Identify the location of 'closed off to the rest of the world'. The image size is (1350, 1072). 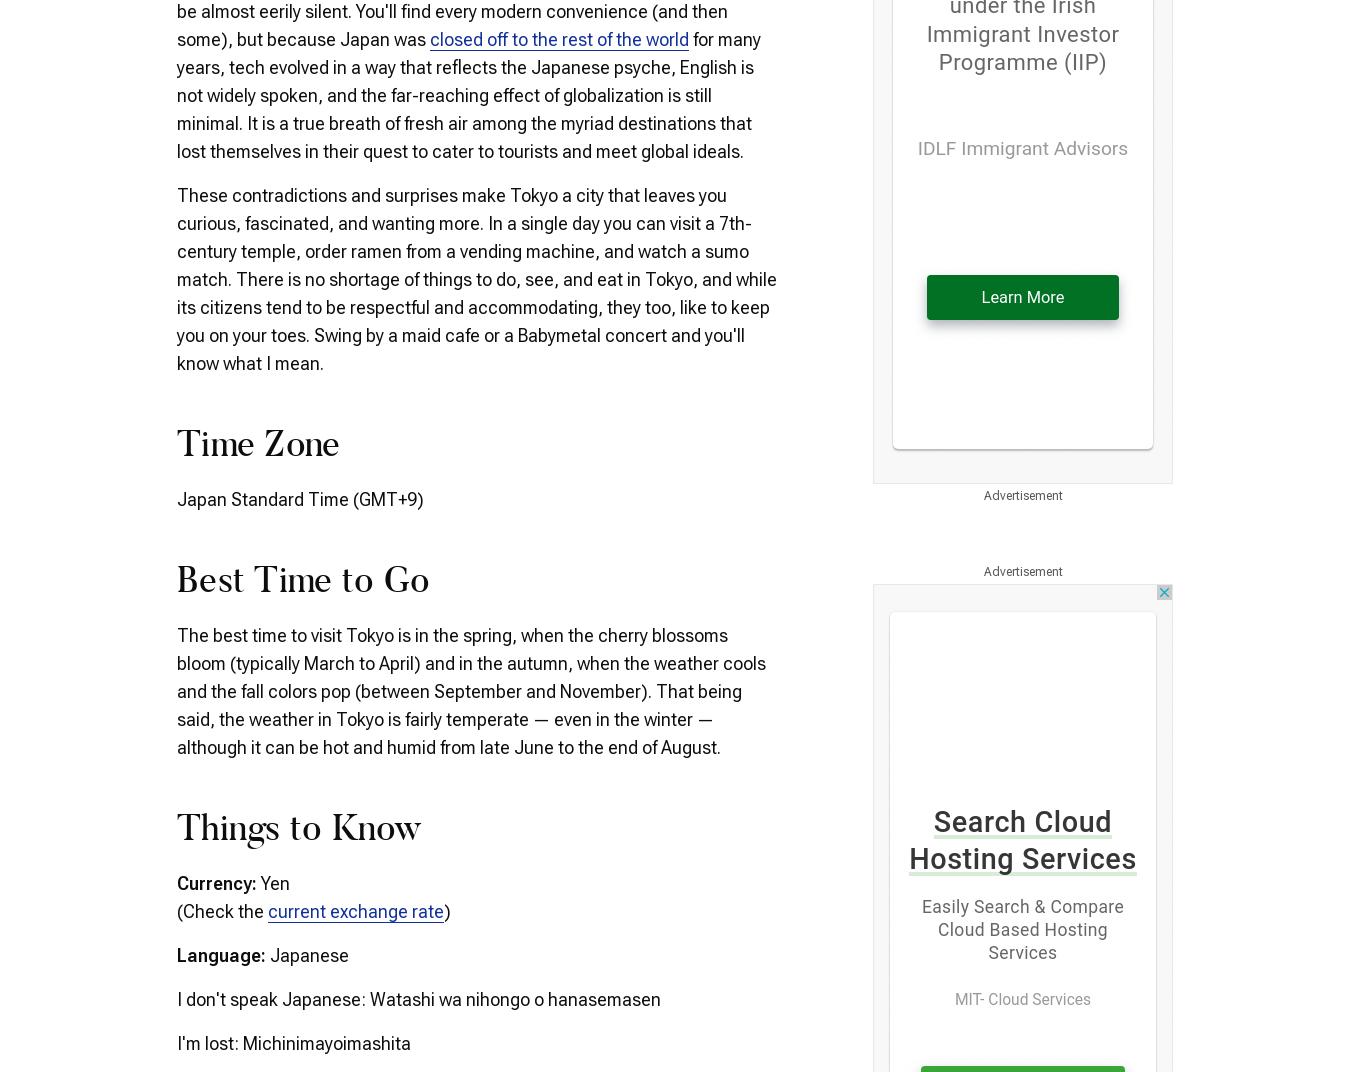
(558, 37).